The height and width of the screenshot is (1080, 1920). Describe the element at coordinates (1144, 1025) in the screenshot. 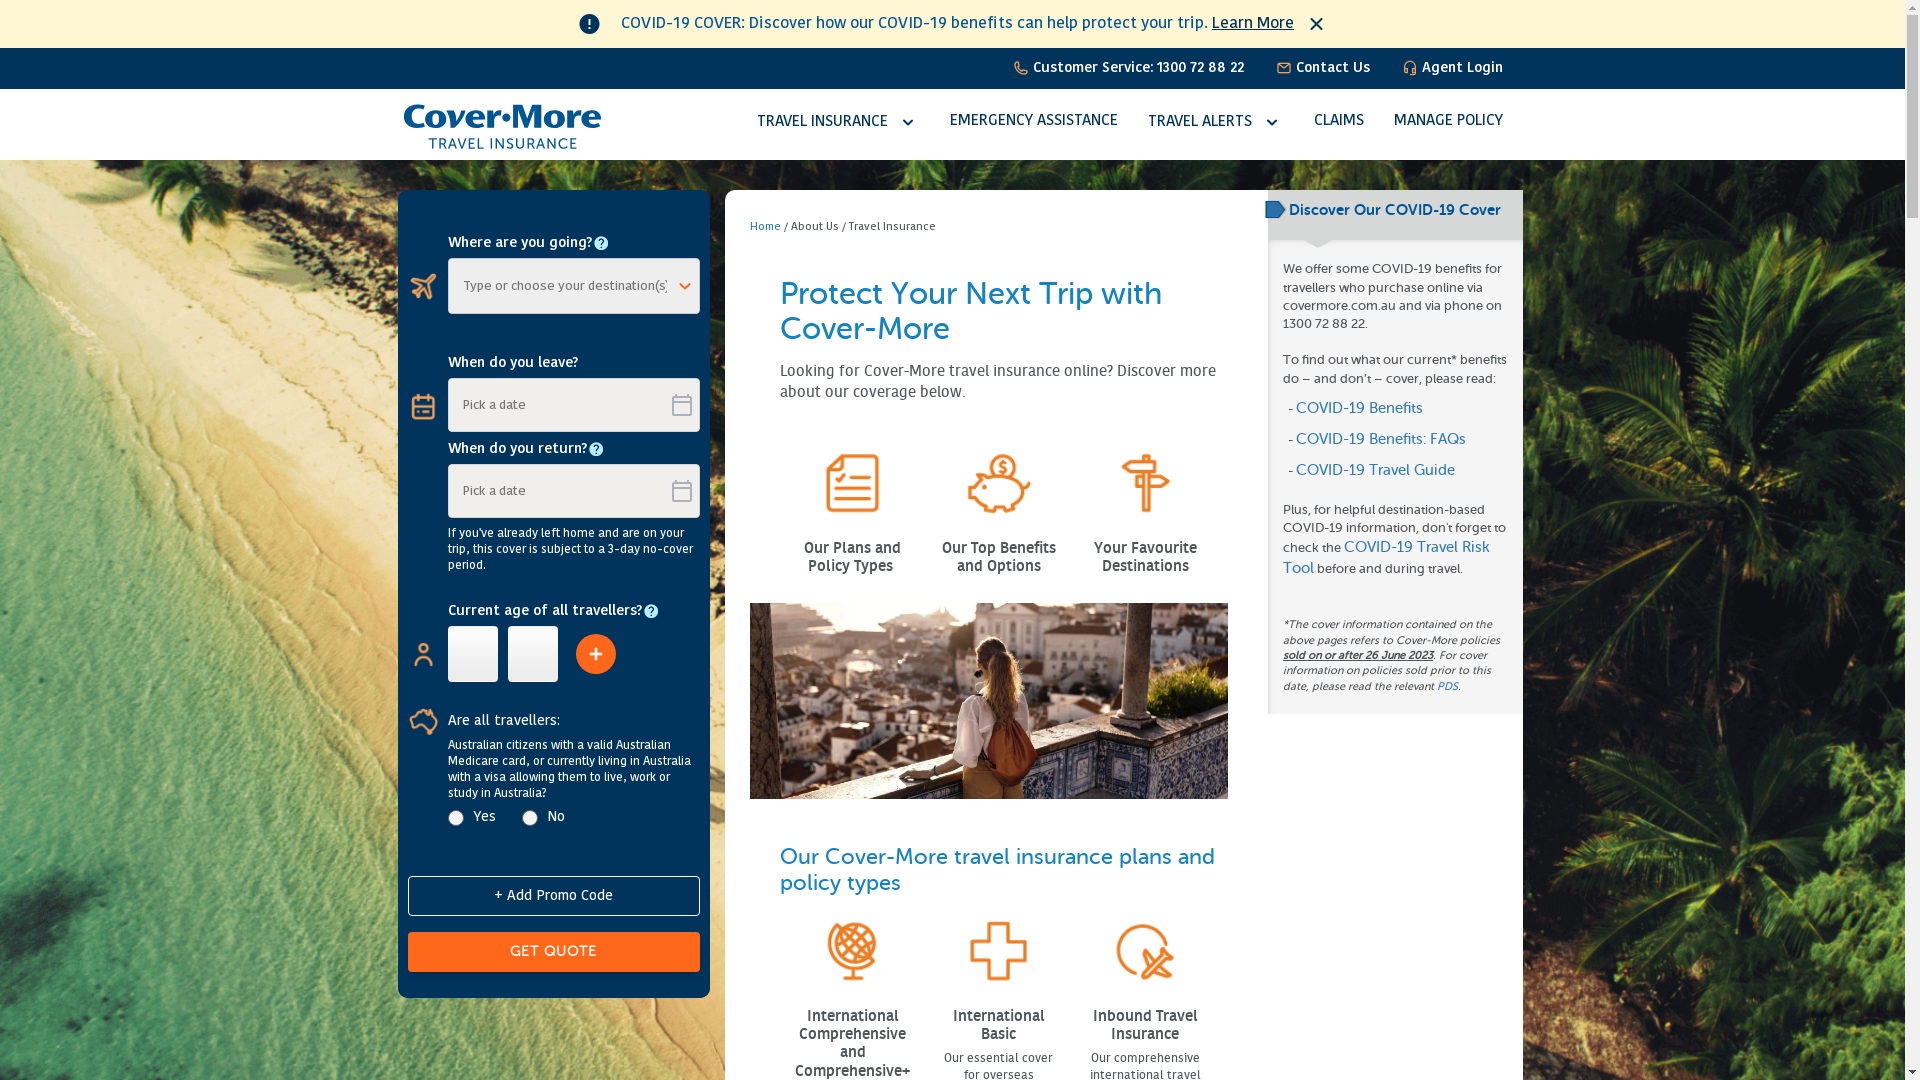

I see `'Inbound Travel Insurance'` at that location.